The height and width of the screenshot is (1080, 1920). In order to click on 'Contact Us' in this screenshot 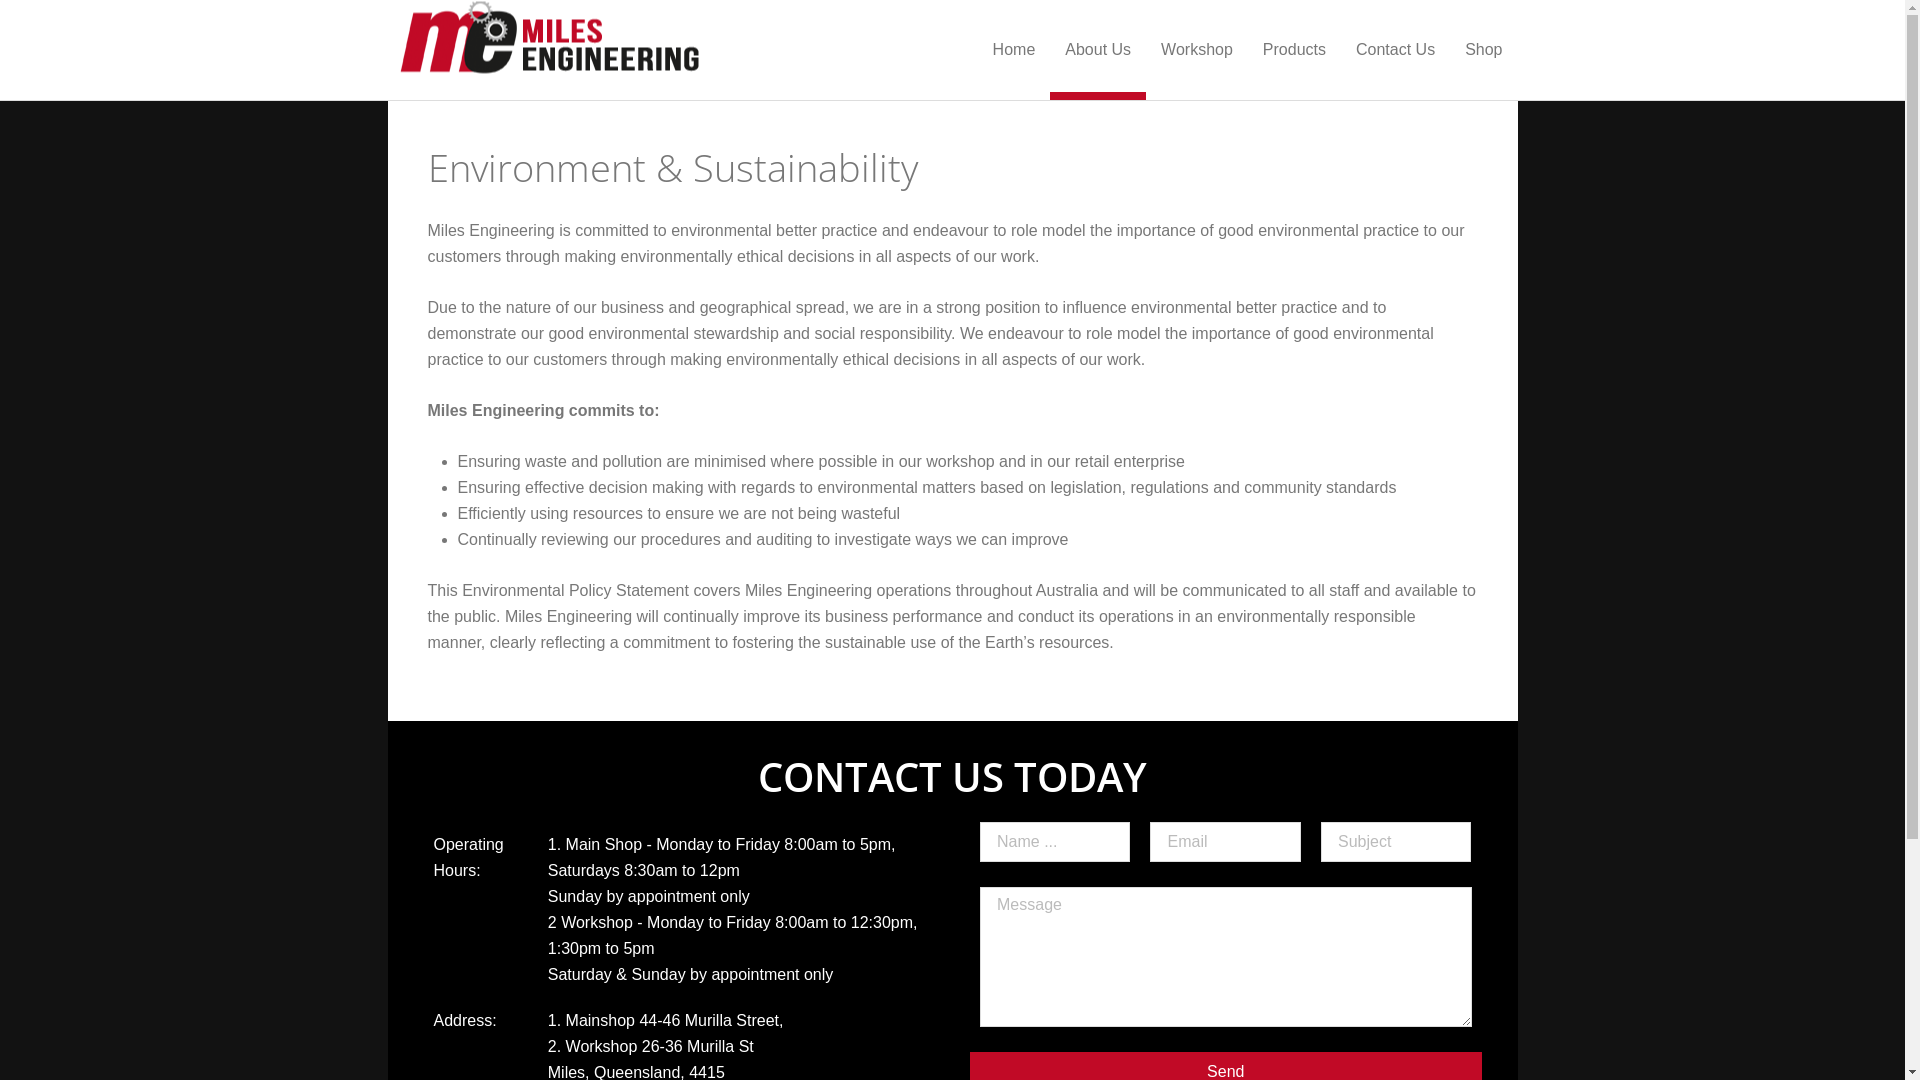, I will do `click(1394, 49)`.